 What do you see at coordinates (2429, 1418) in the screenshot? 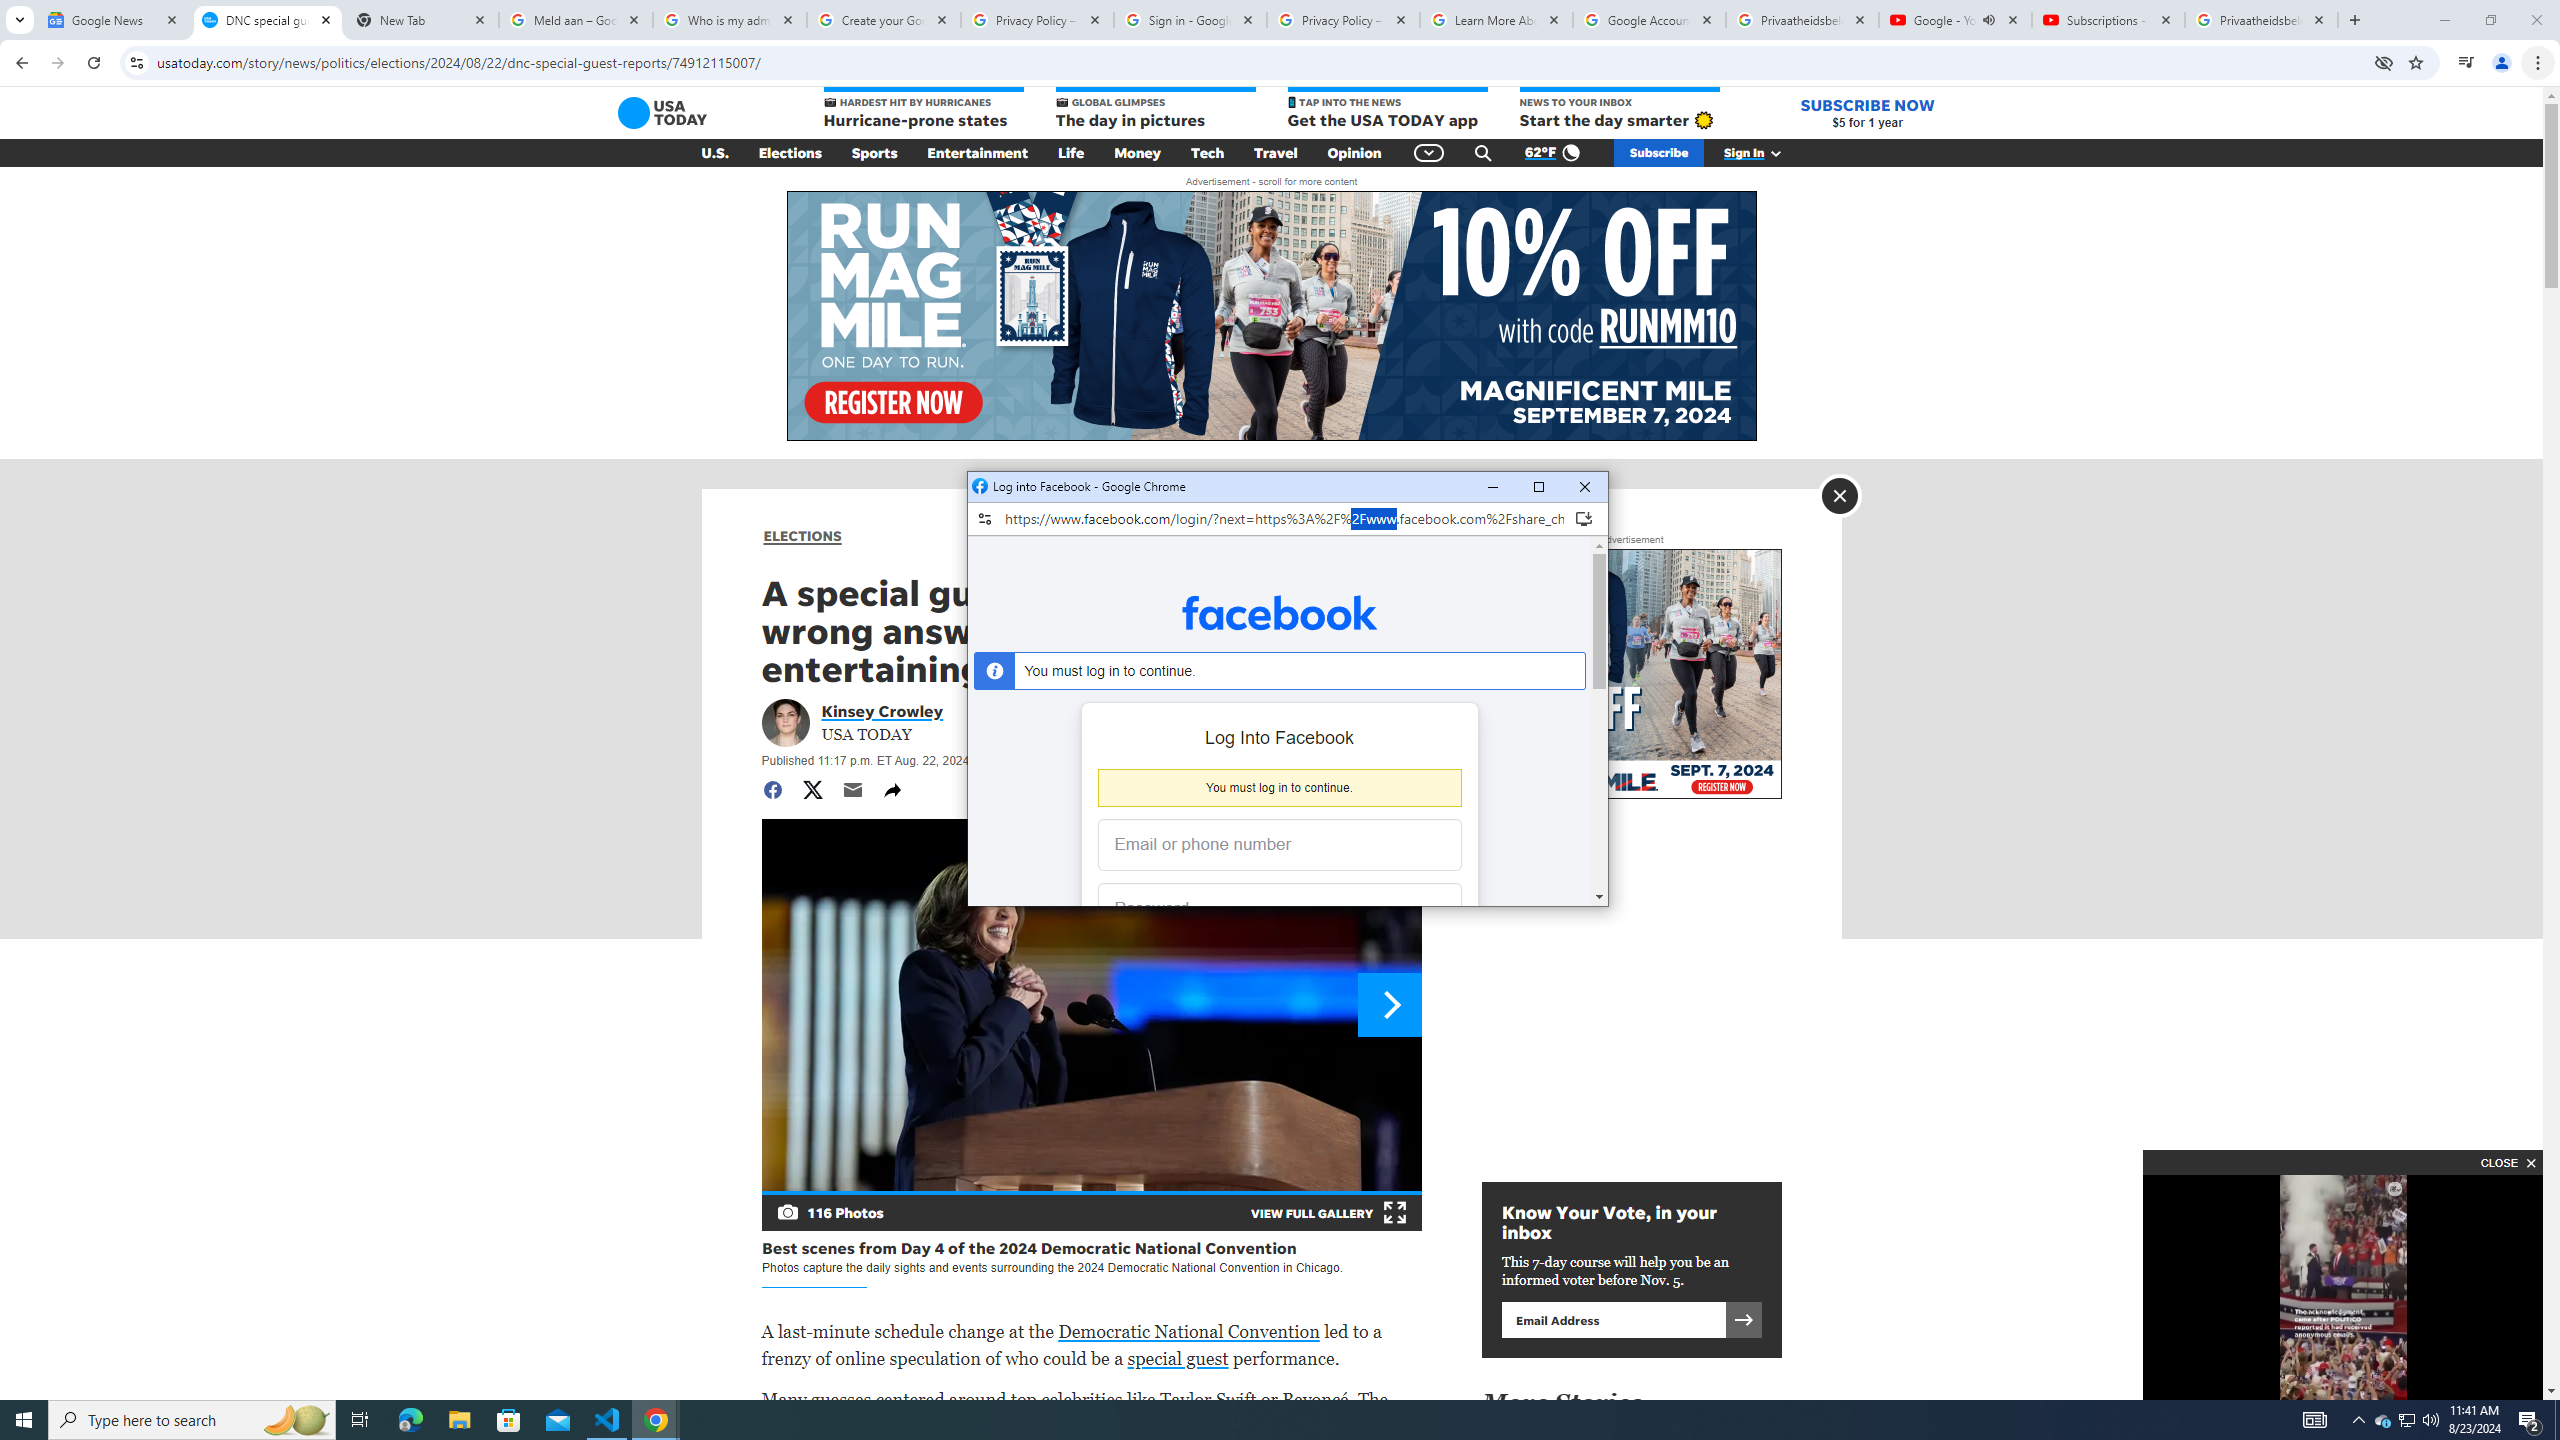
I see `'Q2790: 100%'` at bounding box center [2429, 1418].